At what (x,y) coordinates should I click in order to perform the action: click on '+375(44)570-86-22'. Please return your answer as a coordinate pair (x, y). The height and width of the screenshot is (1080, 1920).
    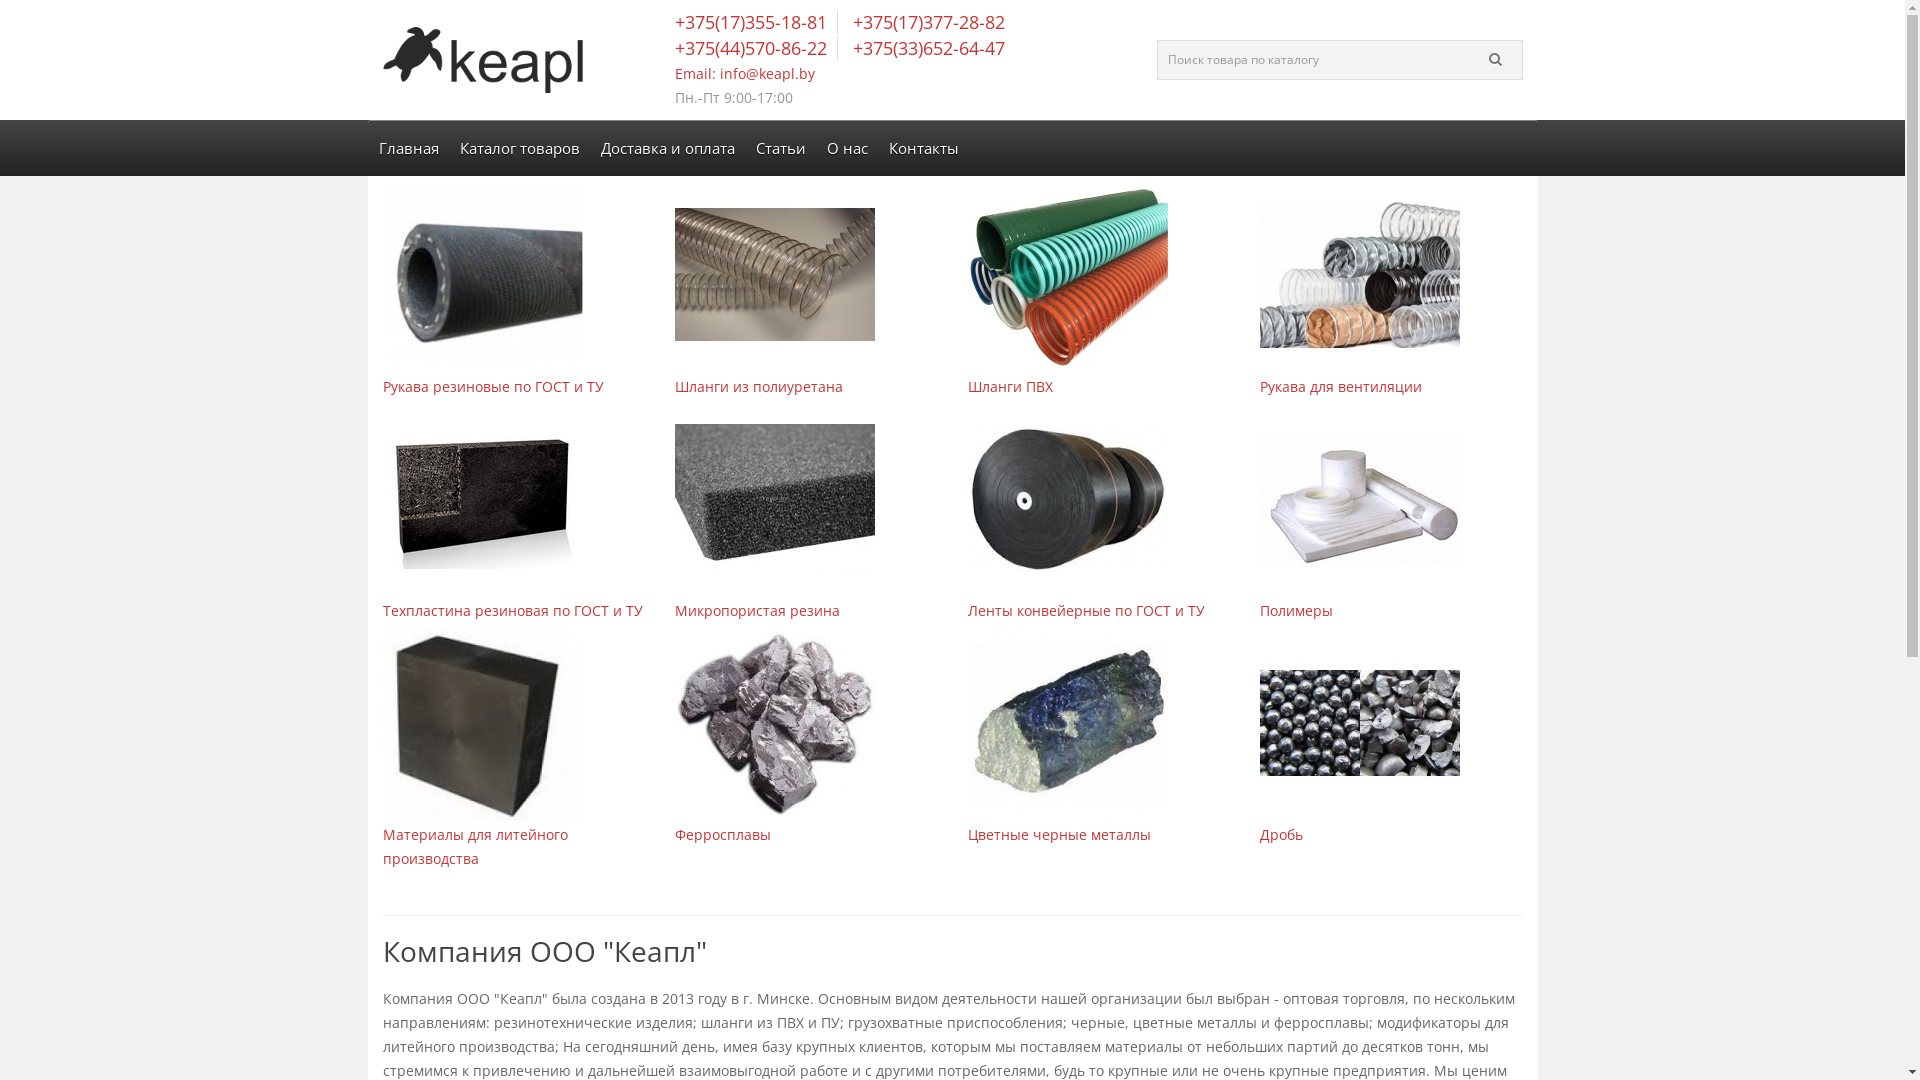
    Looking at the image, I should click on (754, 46).